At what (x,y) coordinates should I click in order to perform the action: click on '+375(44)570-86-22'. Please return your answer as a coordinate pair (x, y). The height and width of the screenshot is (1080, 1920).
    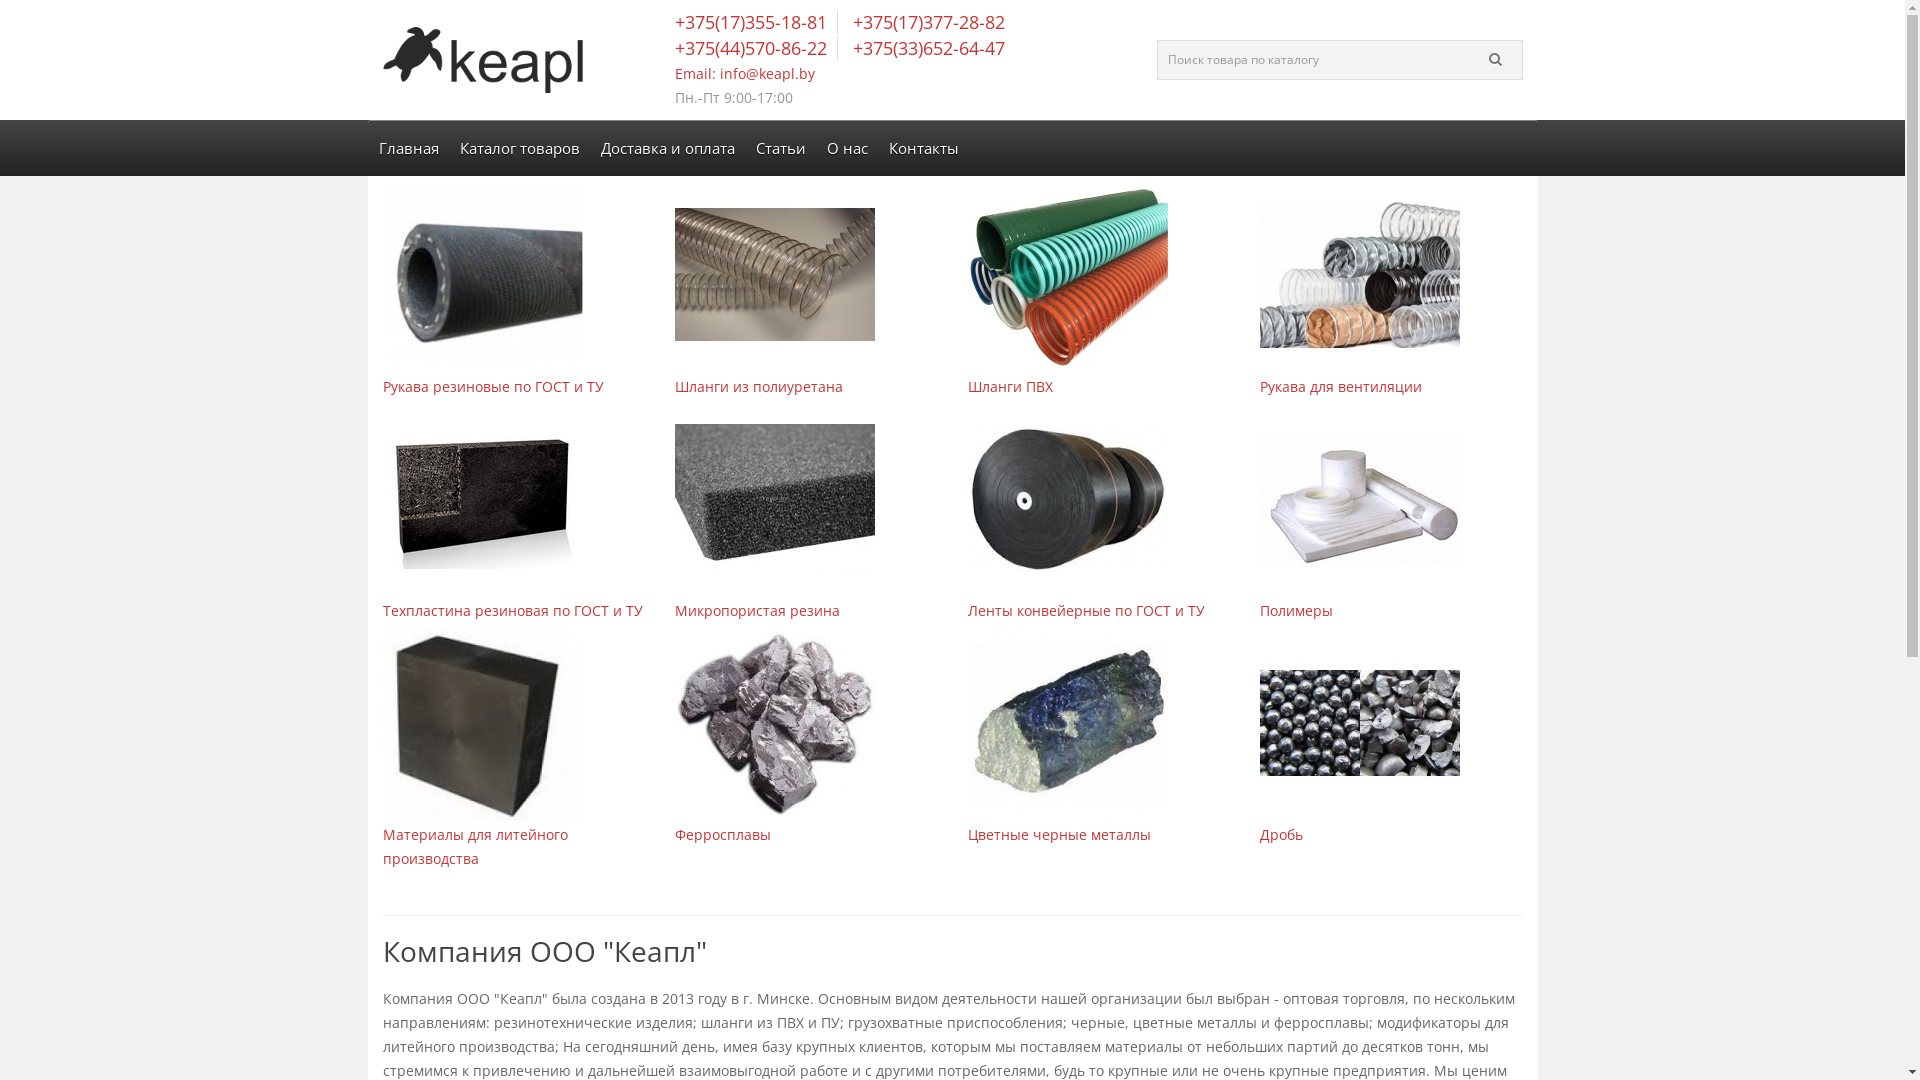
    Looking at the image, I should click on (754, 46).